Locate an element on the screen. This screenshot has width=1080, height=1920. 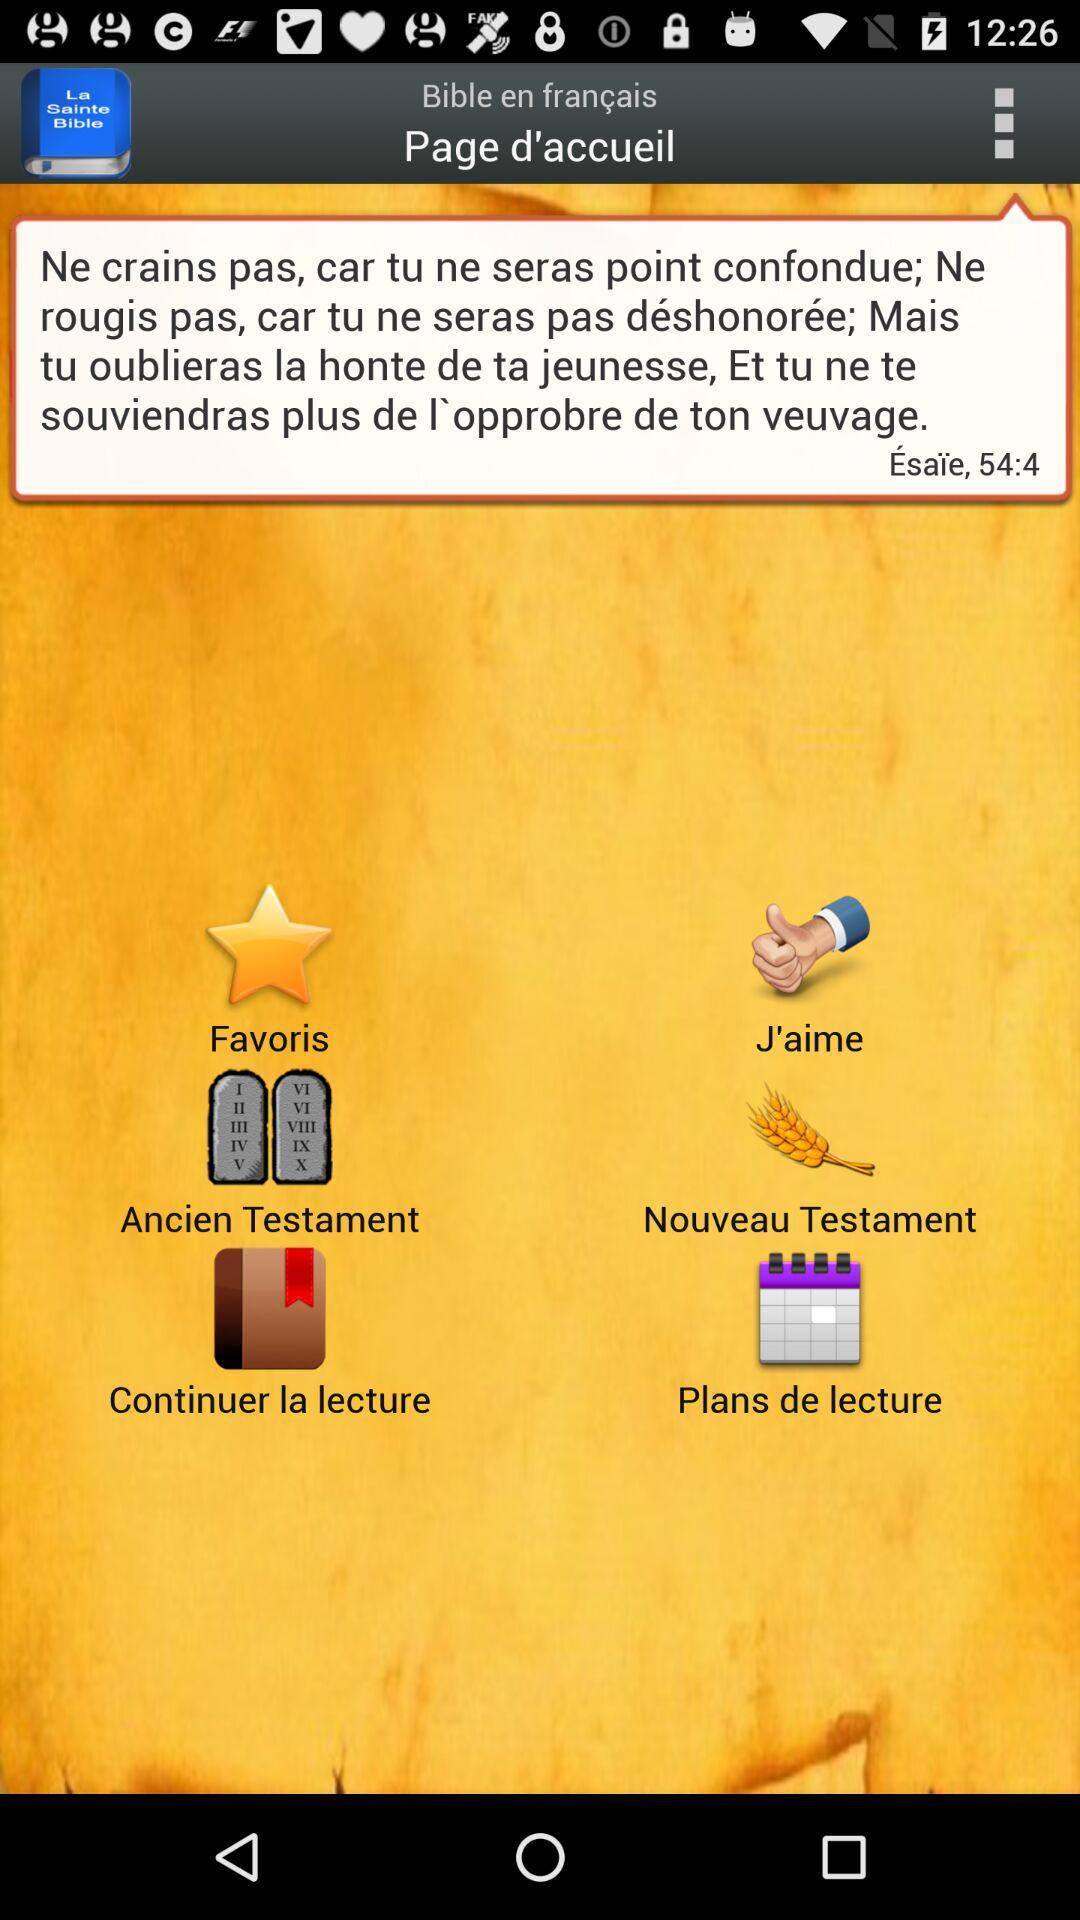
oppation is located at coordinates (1003, 122).